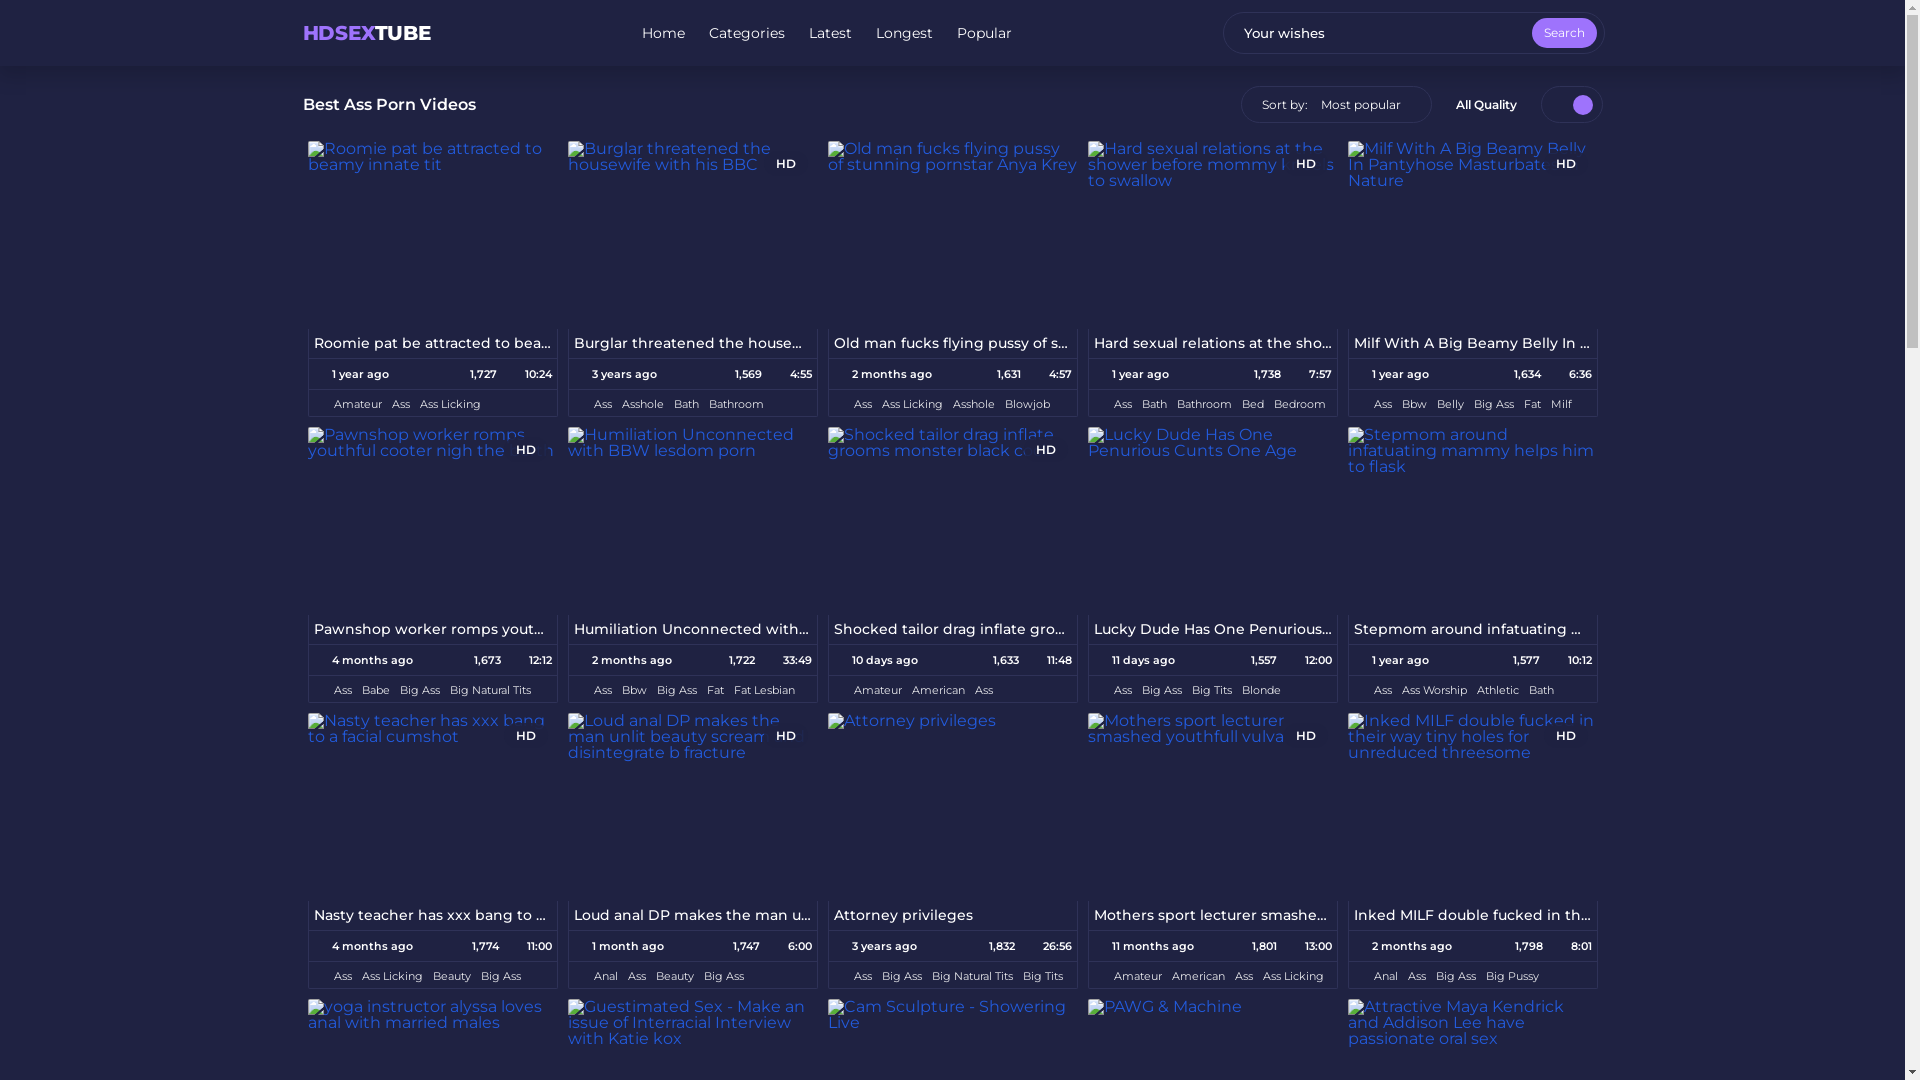 This screenshot has width=1920, height=1080. What do you see at coordinates (643, 404) in the screenshot?
I see `'Asshole'` at bounding box center [643, 404].